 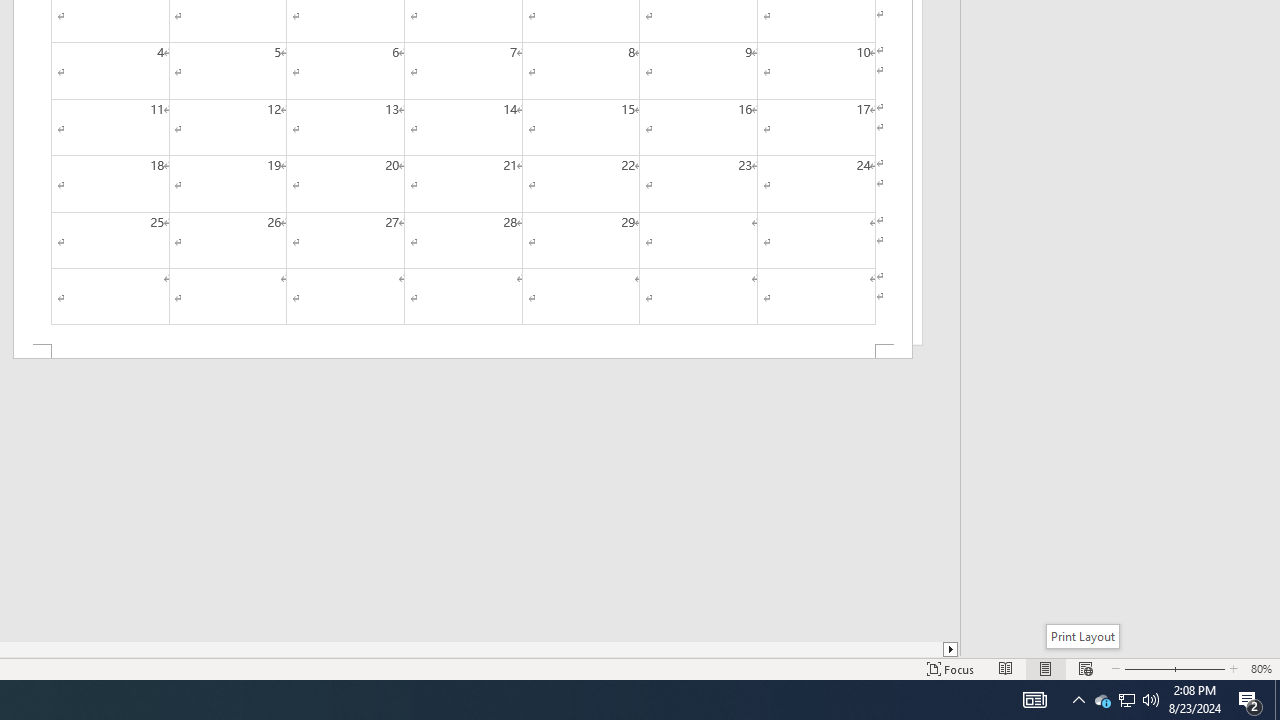 What do you see at coordinates (1143, 669) in the screenshot?
I see `'Zoom Out'` at bounding box center [1143, 669].